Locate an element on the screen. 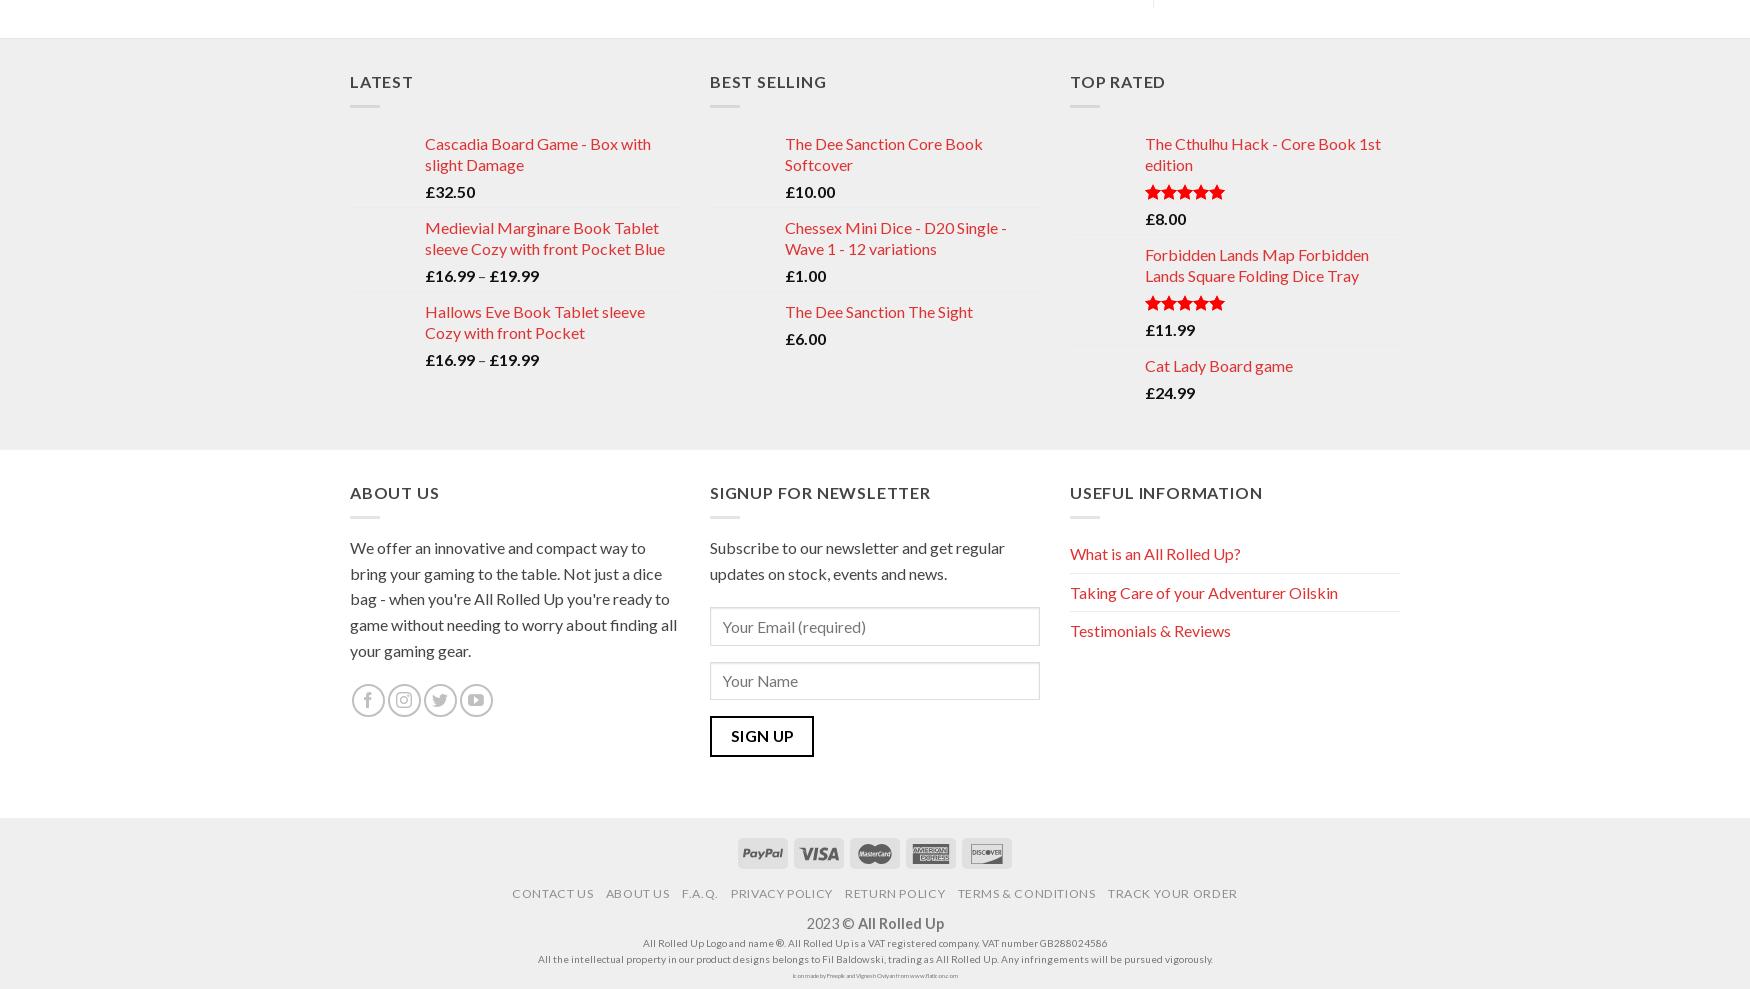 This screenshot has width=1750, height=989. 'Forbidden Lands Map Forbidden Lands Square Folding Dice Tray' is located at coordinates (1256, 263).